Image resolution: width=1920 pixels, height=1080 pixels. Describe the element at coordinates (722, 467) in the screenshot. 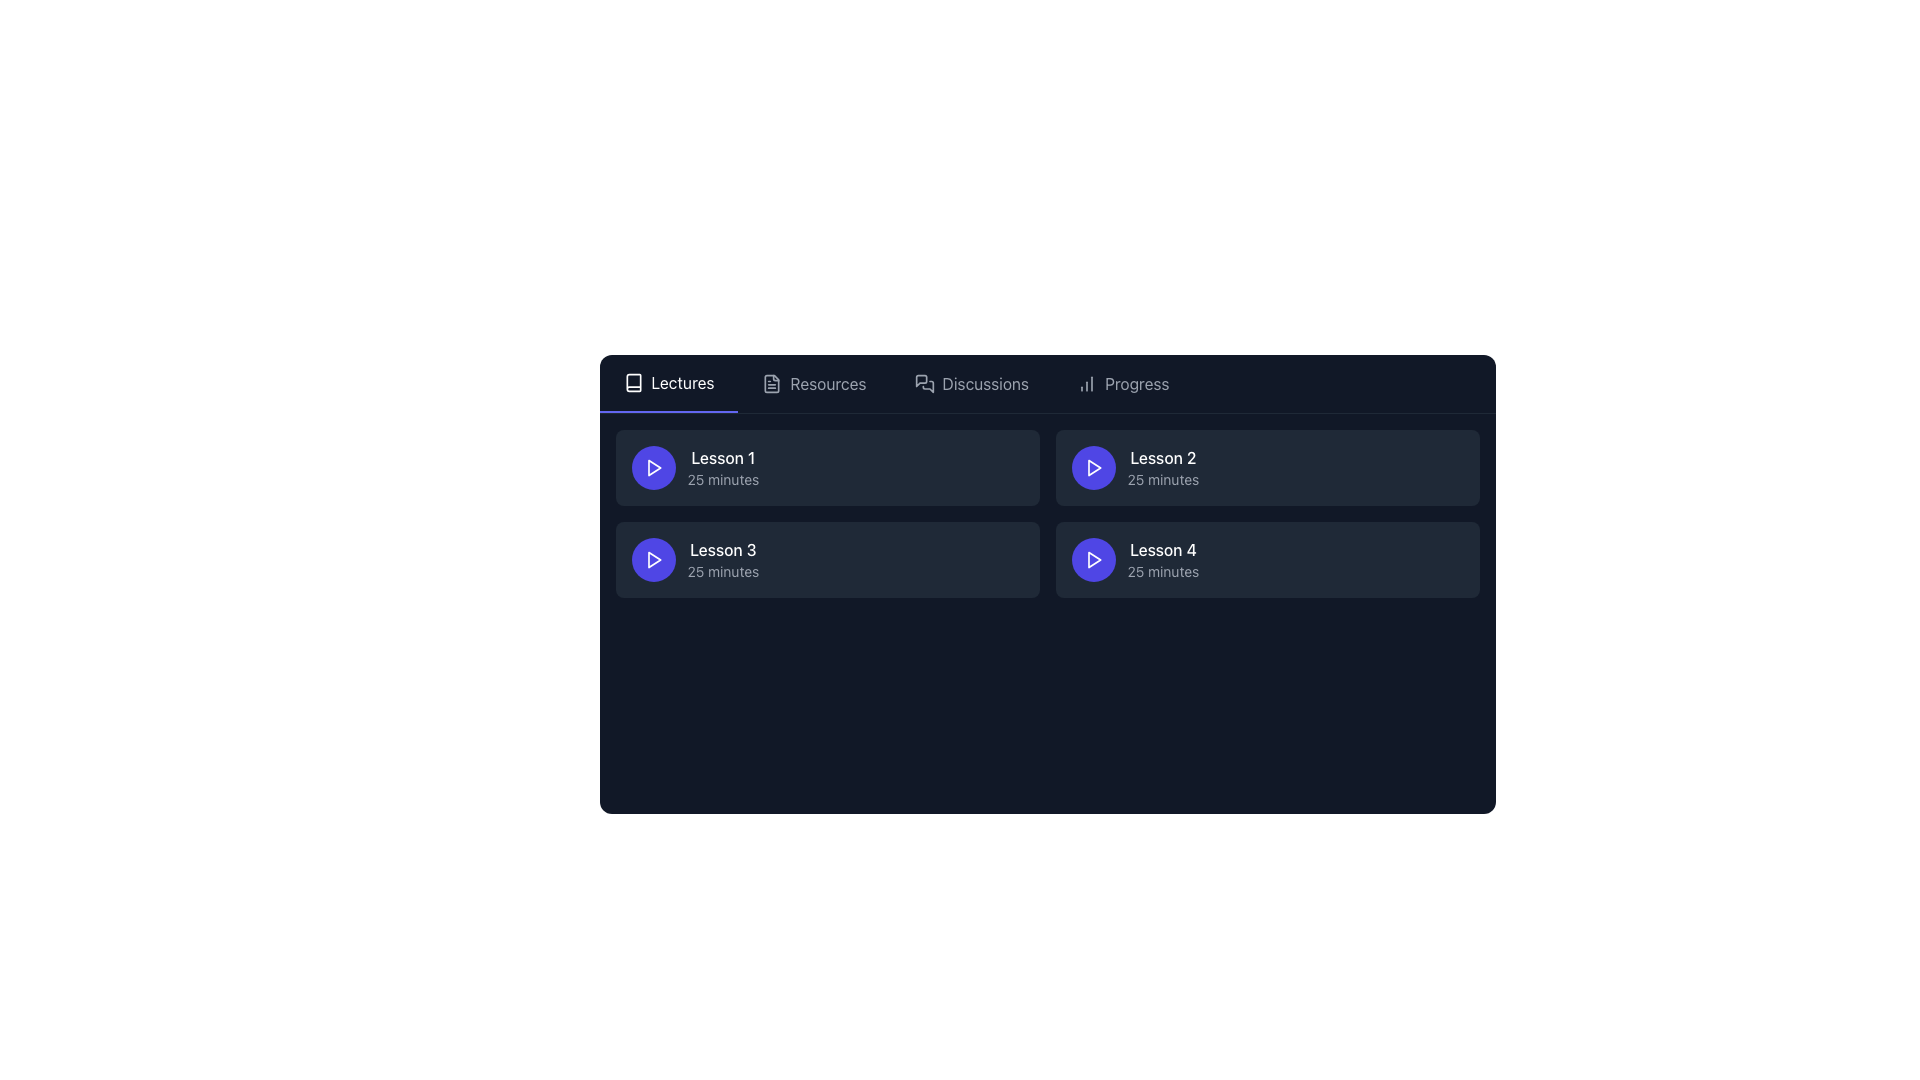

I see `informational label displaying 'Lesson 1' and '25 minutes', which is positioned at the top-left of the grid structure and features a dark-colored card background` at that location.